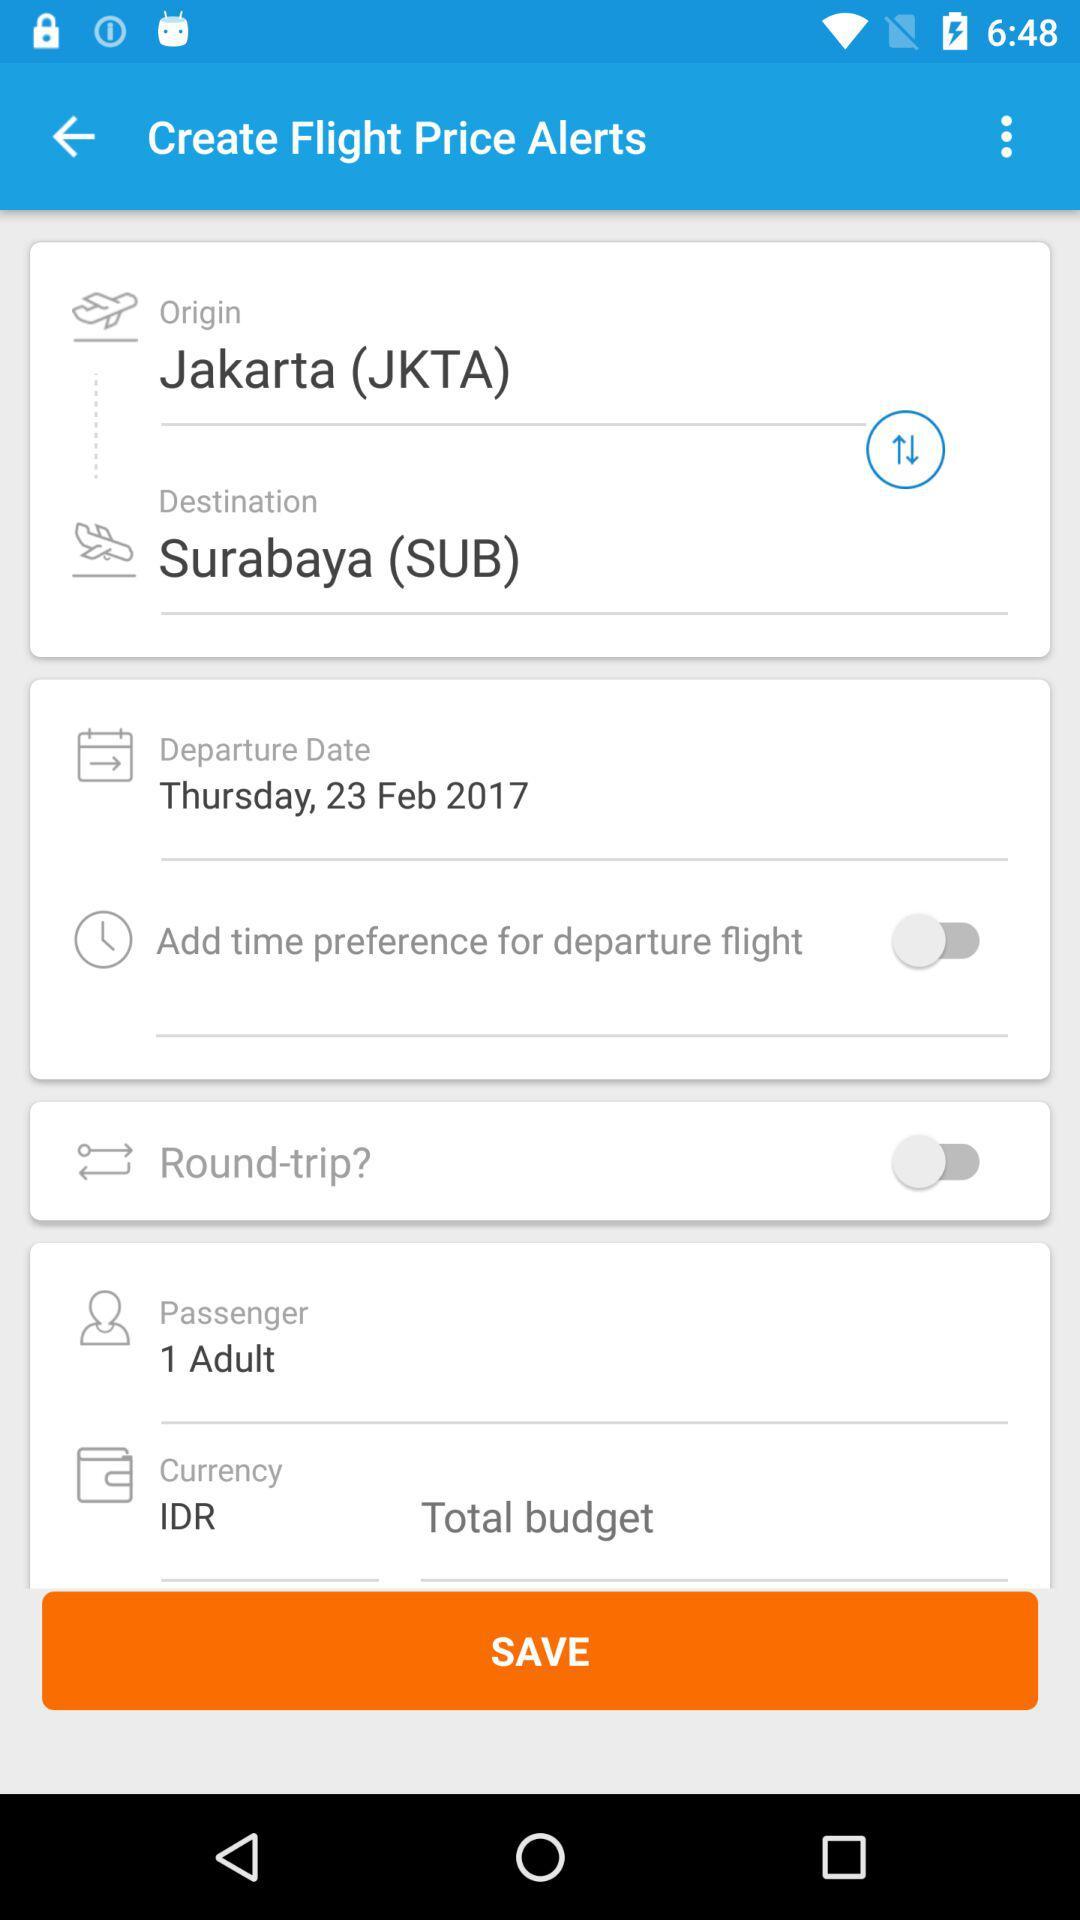 The height and width of the screenshot is (1920, 1080). Describe the element at coordinates (72, 135) in the screenshot. I see `go back` at that location.